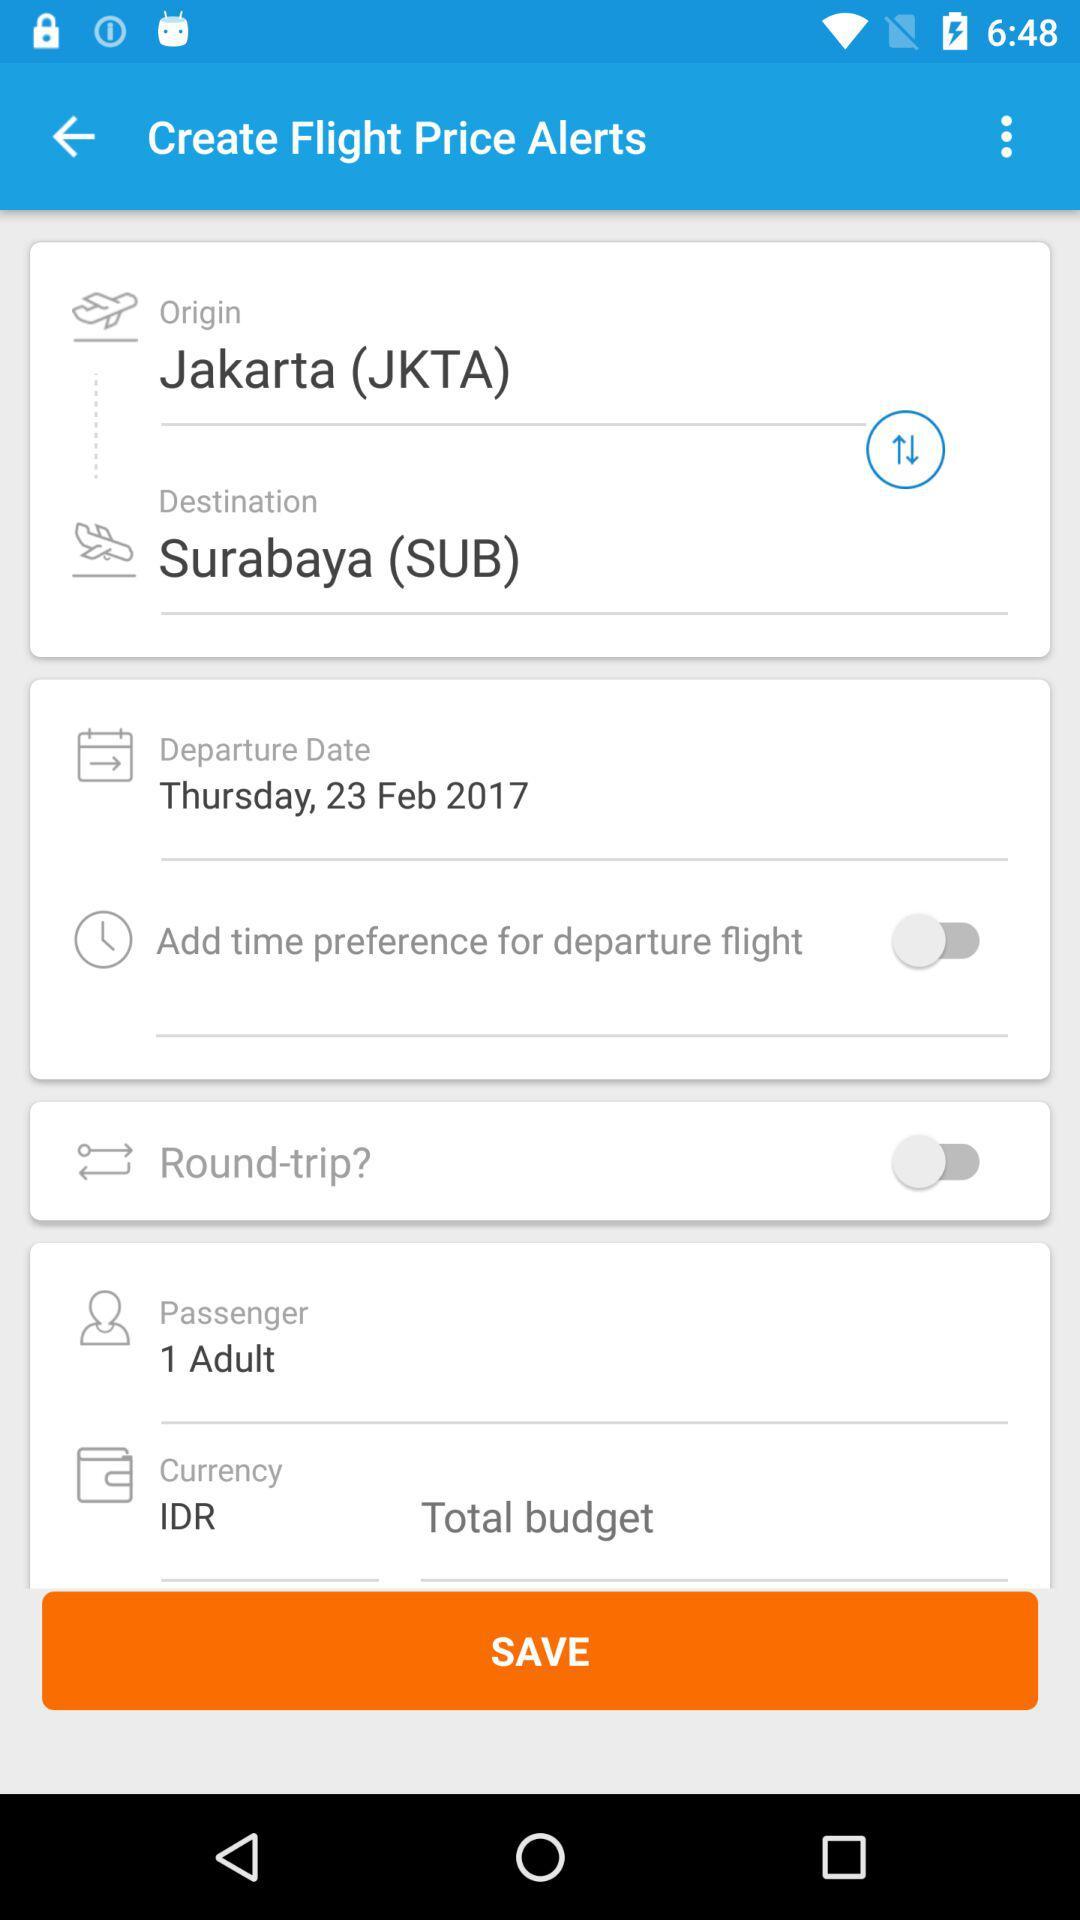 The height and width of the screenshot is (1920, 1080). Describe the element at coordinates (72, 135) in the screenshot. I see `go back` at that location.